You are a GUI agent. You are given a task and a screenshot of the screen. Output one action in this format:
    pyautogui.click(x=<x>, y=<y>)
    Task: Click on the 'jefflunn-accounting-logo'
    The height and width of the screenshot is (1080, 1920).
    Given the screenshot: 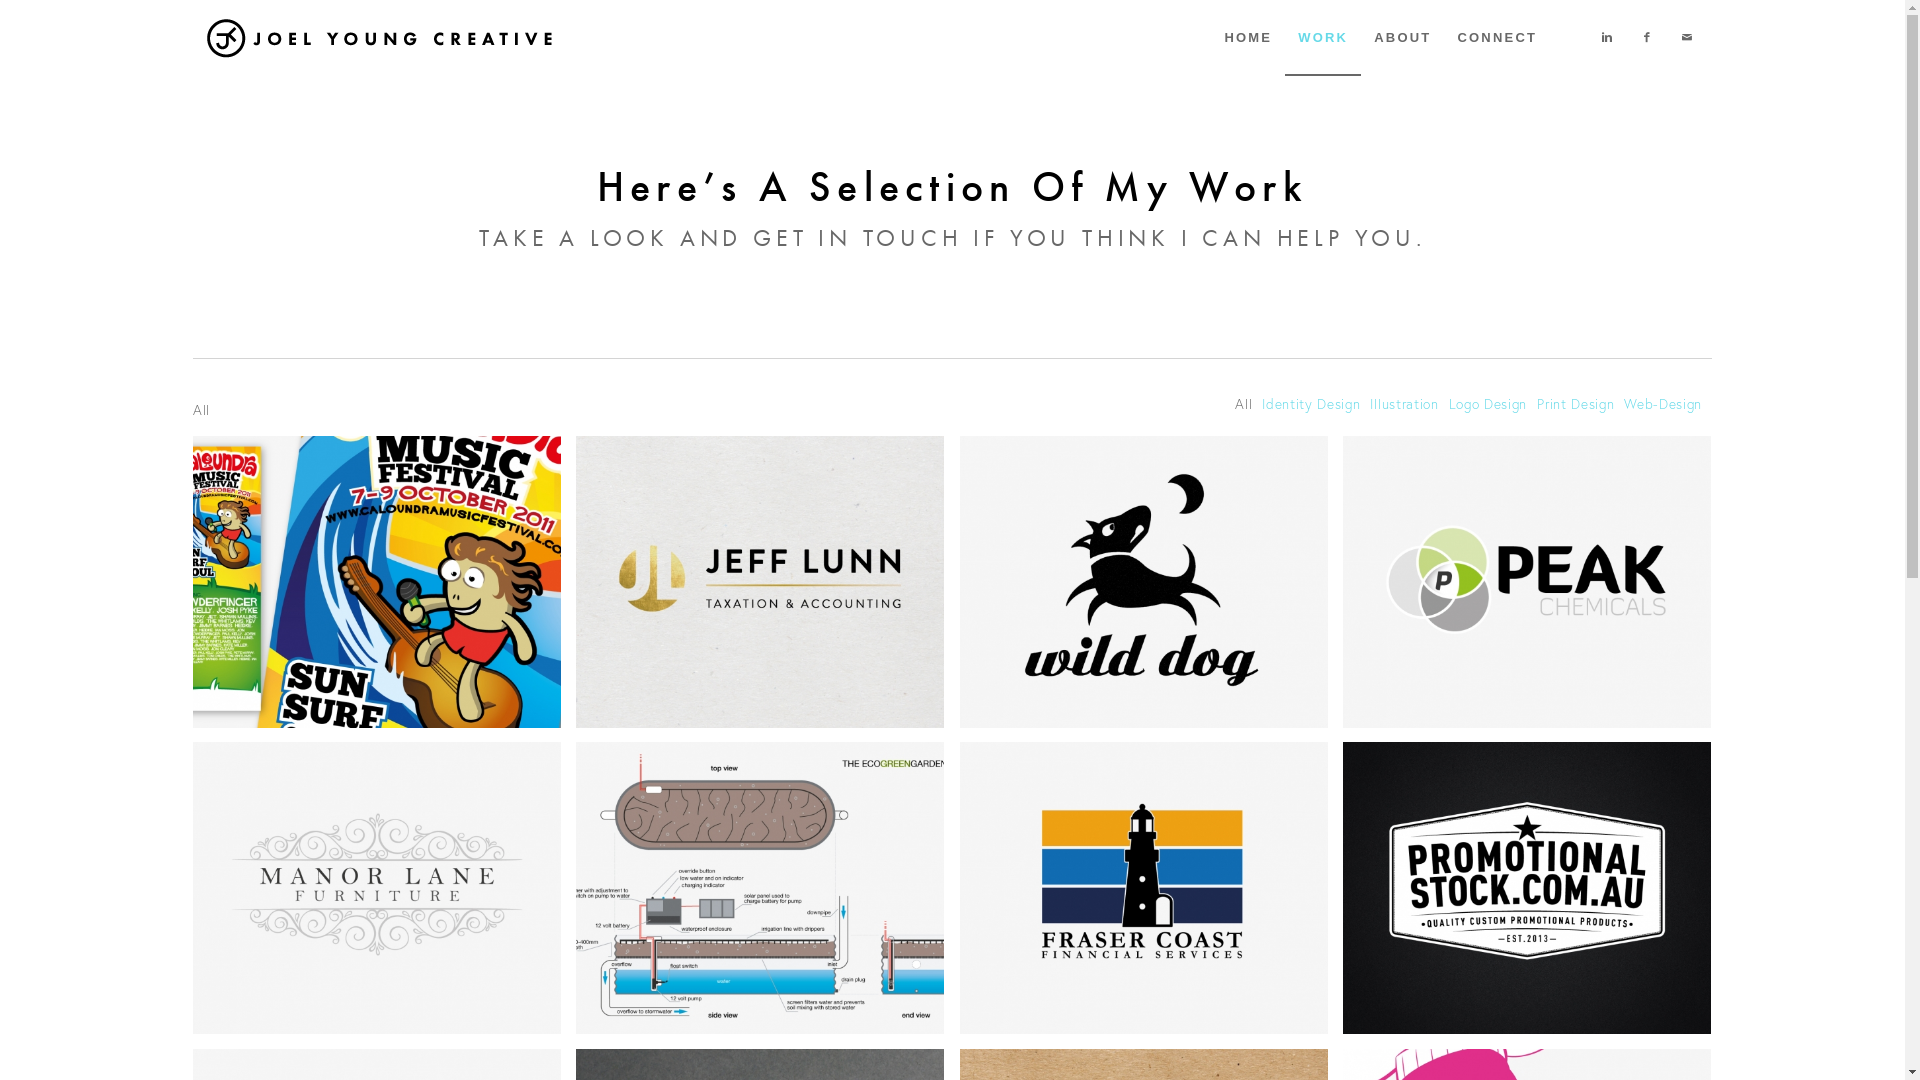 What is the action you would take?
    pyautogui.click(x=767, y=588)
    